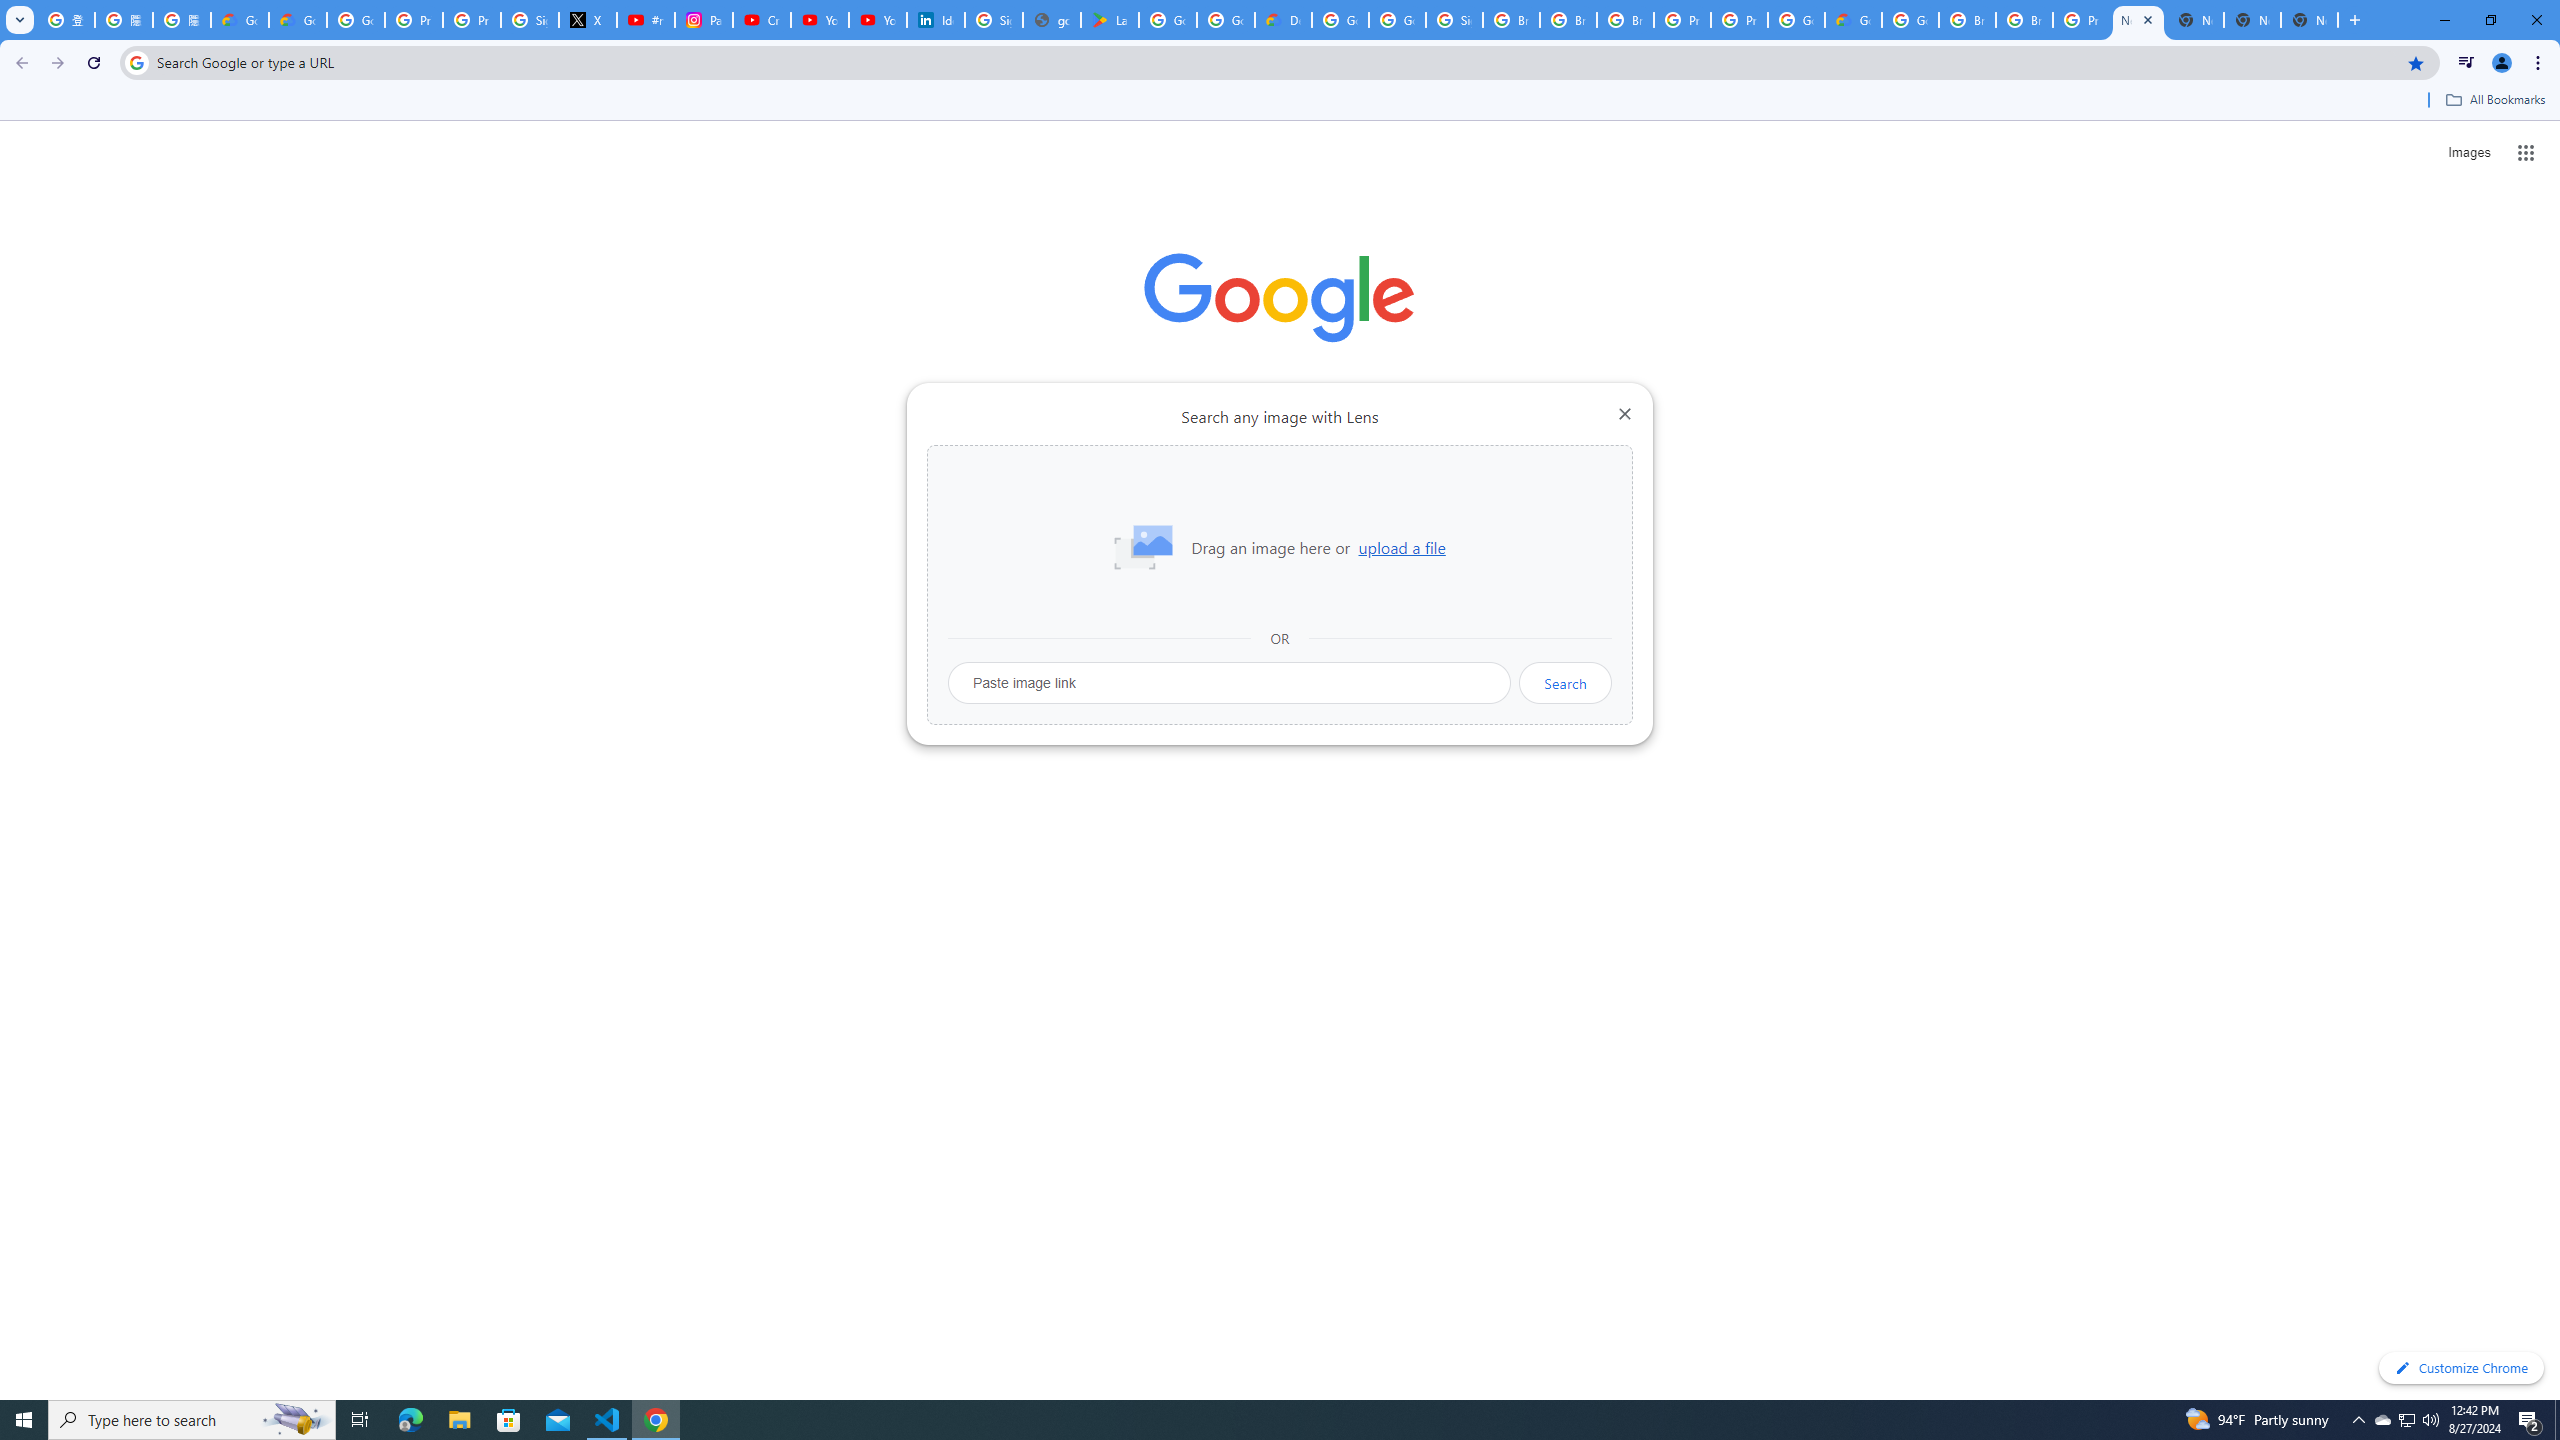 The width and height of the screenshot is (2560, 1440). What do you see at coordinates (1852, 19) in the screenshot?
I see `'Google Cloud Estimate Summary'` at bounding box center [1852, 19].